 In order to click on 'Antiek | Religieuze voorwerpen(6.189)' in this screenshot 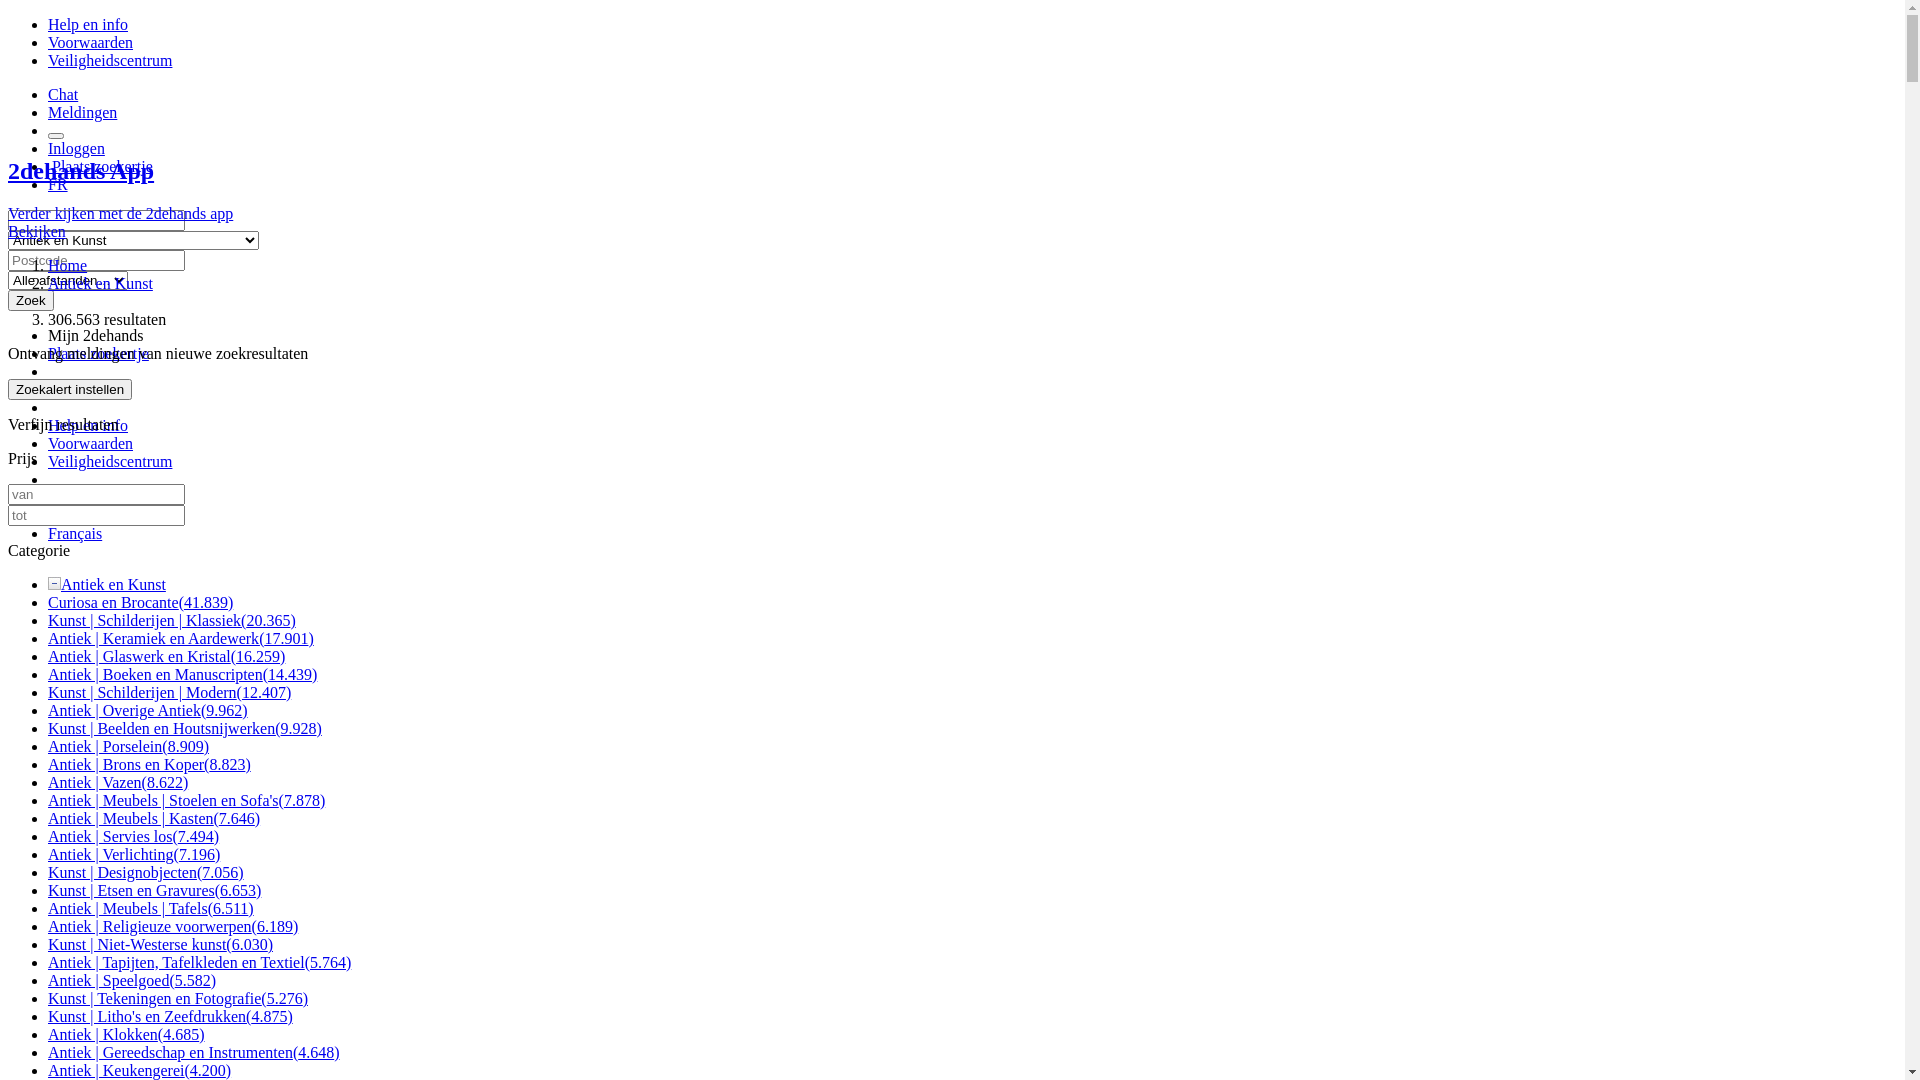, I will do `click(172, 926)`.